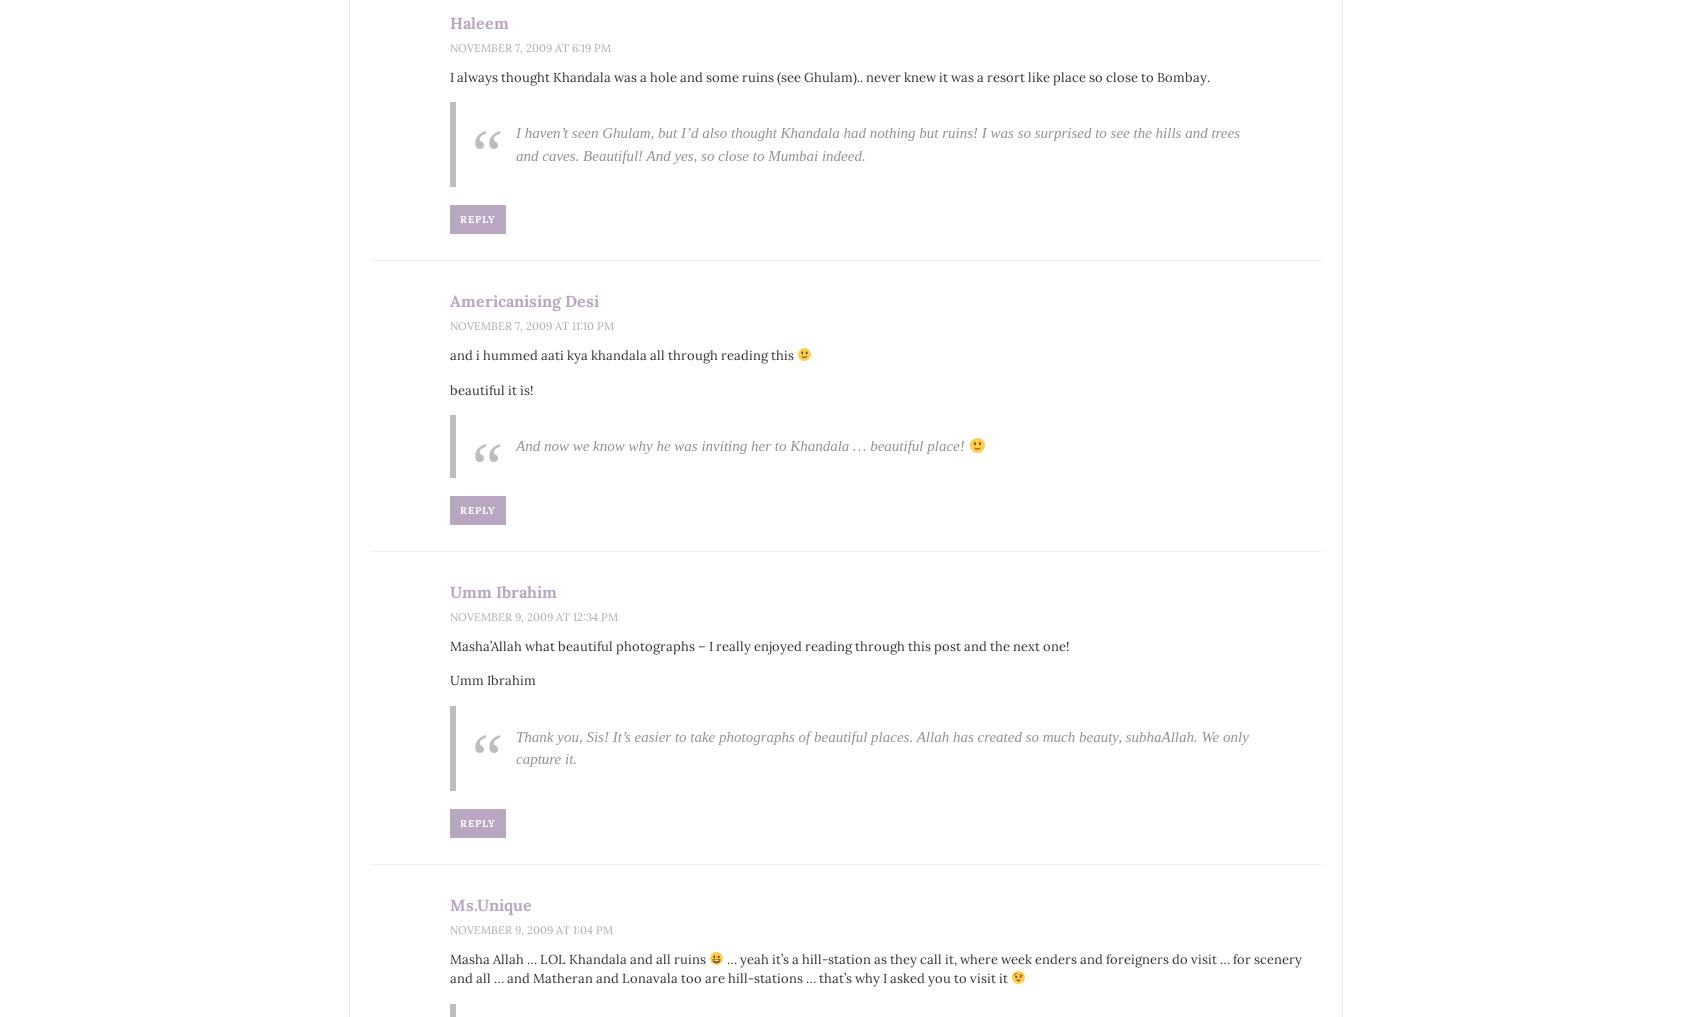 The width and height of the screenshot is (1692, 1017). I want to click on 'Masha’Allah what beautiful photographs – I really enjoyed reading through this post and the next one!', so click(449, 645).